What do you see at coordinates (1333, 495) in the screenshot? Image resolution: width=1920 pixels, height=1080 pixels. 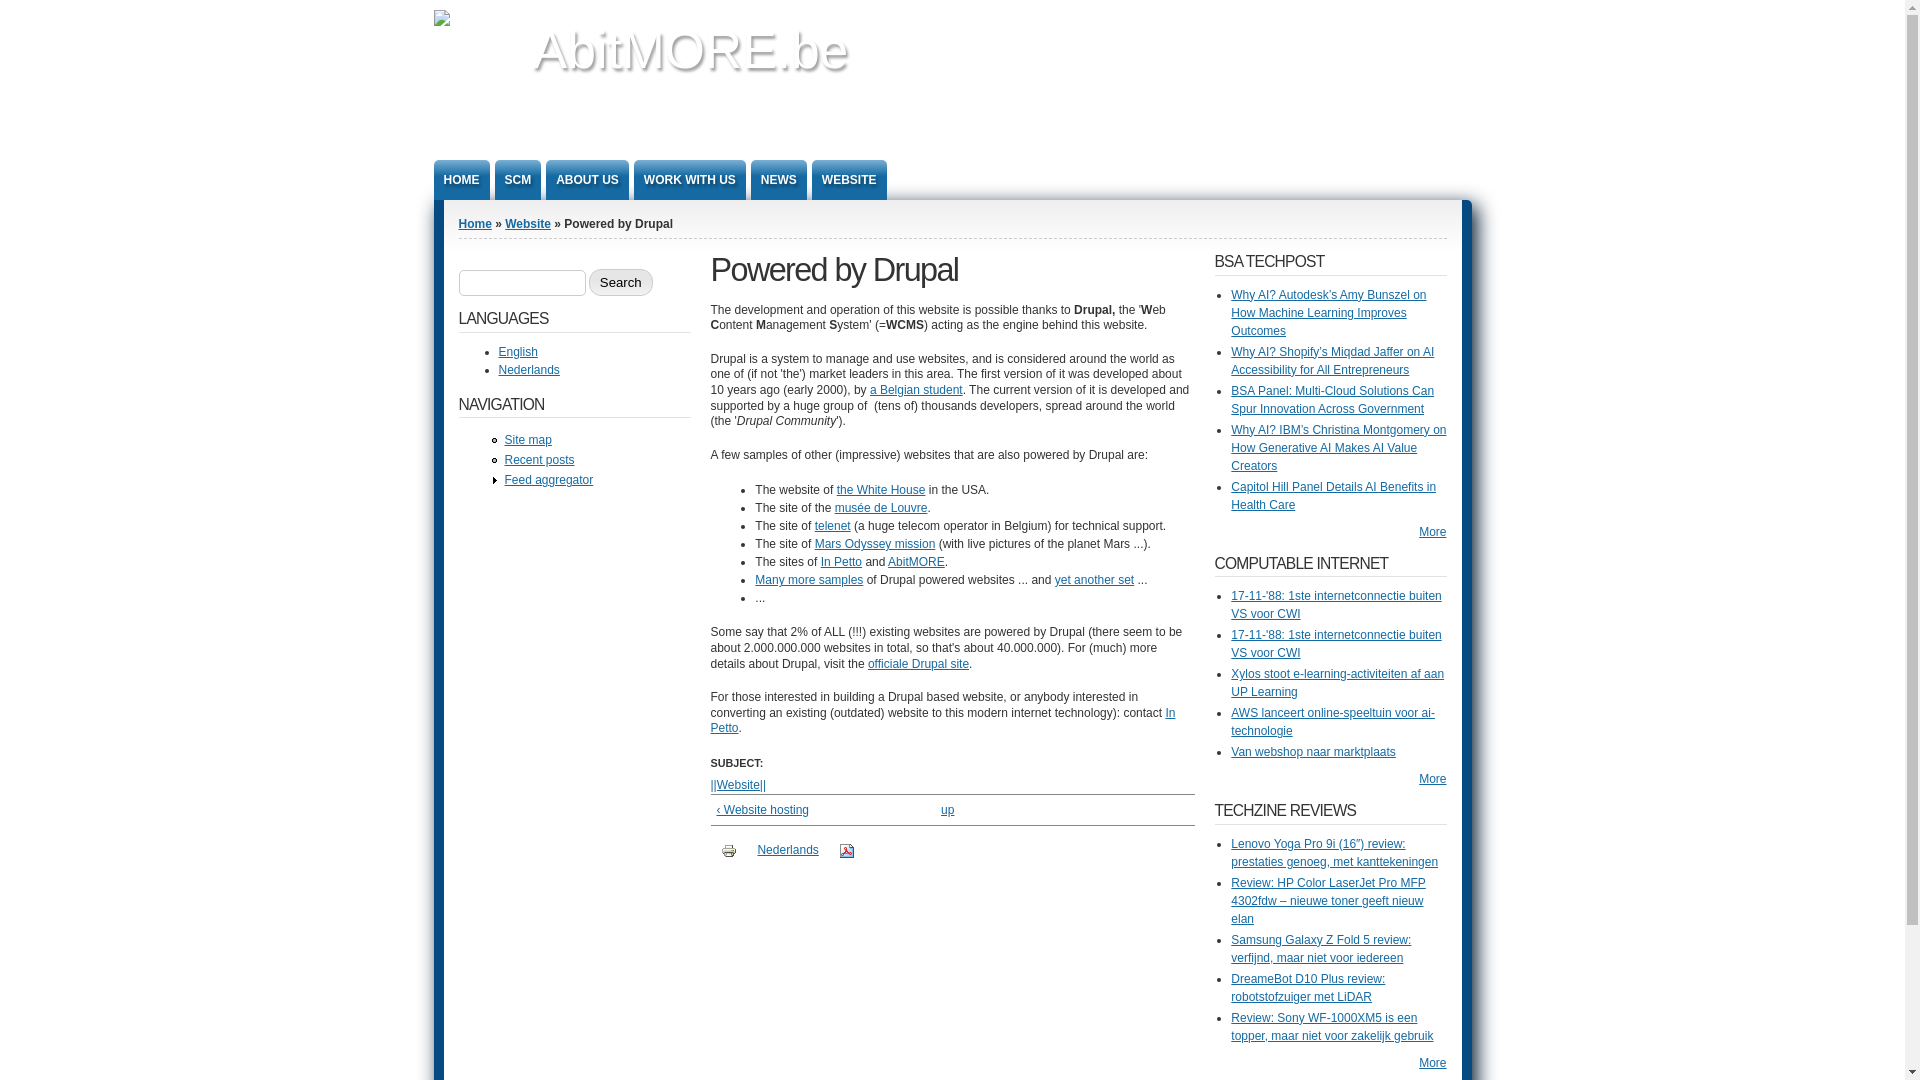 I see `'Capitol Hill Panel Details AI Benefits in Health Care'` at bounding box center [1333, 495].